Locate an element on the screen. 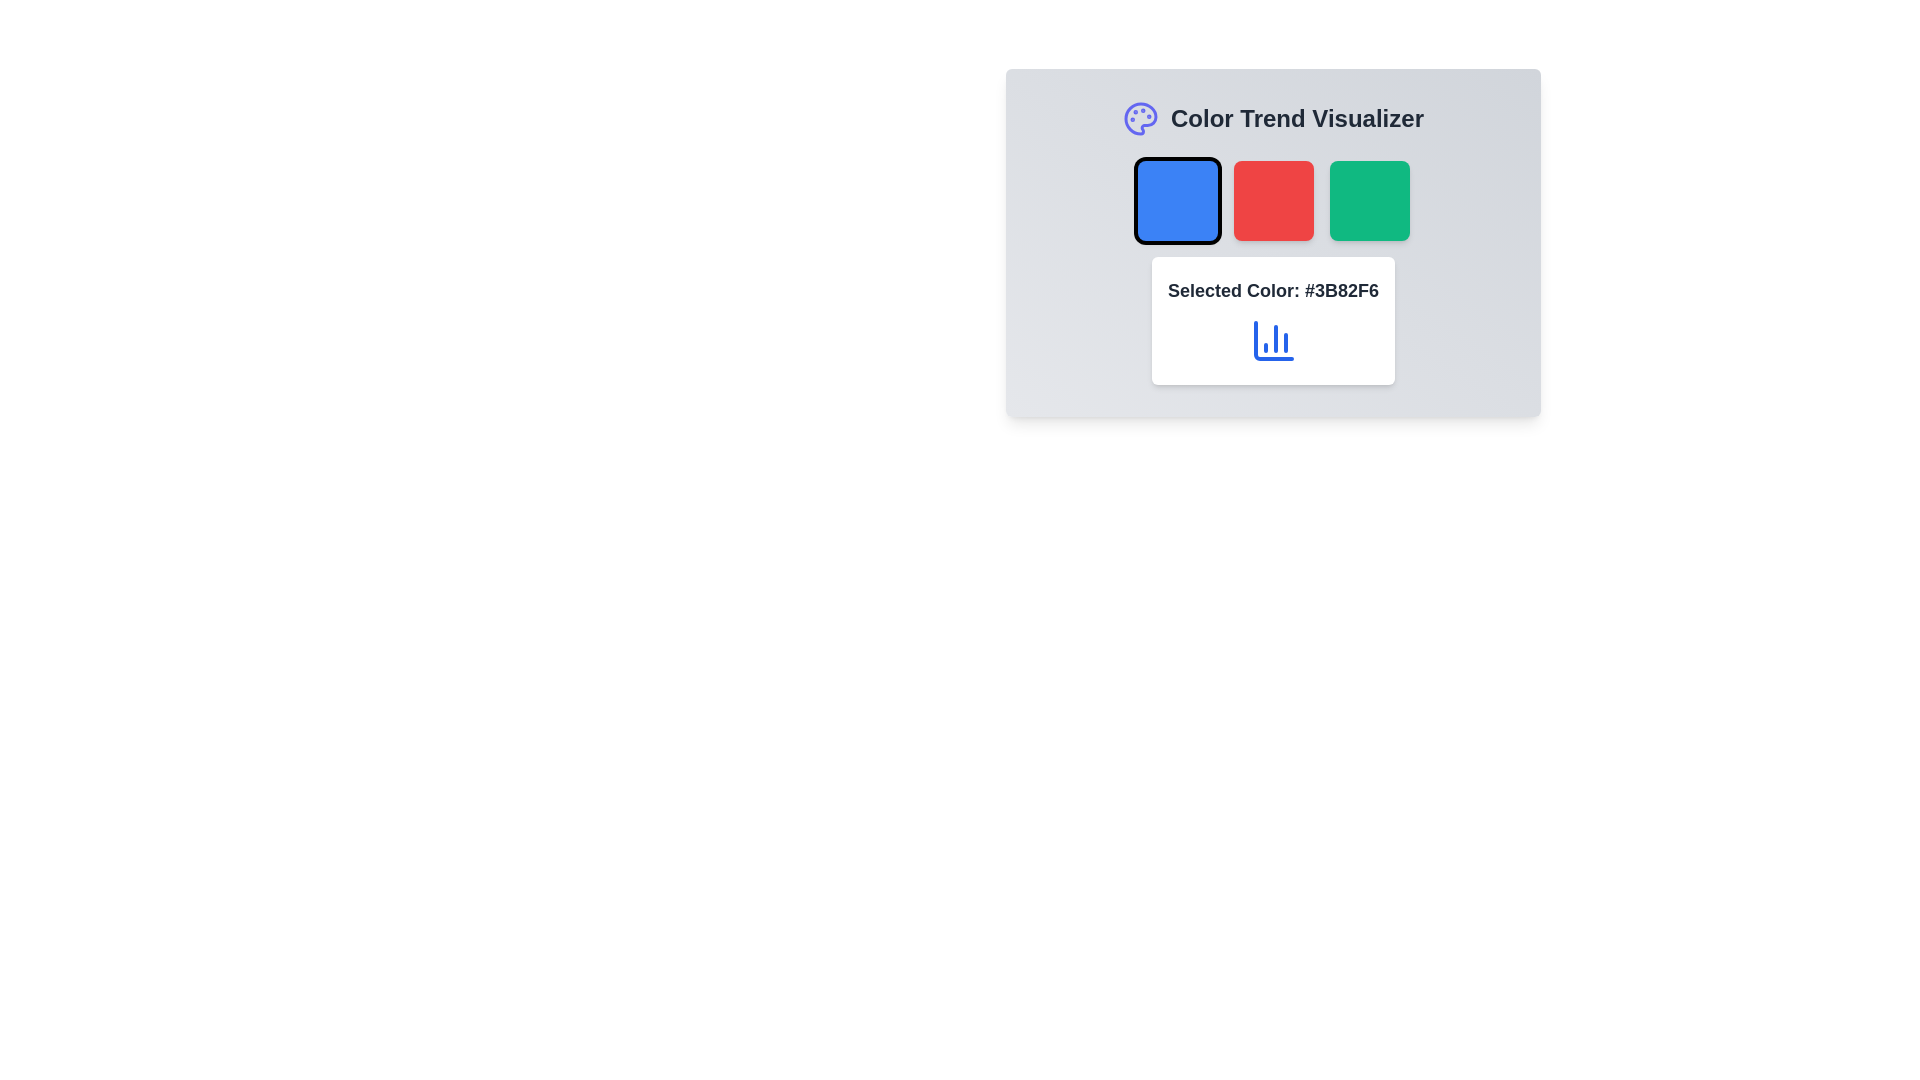  the text label reading 'Color Trend Visualizer', which is styled with a bold font and dark gray color, positioned above the color selection options is located at coordinates (1272, 119).